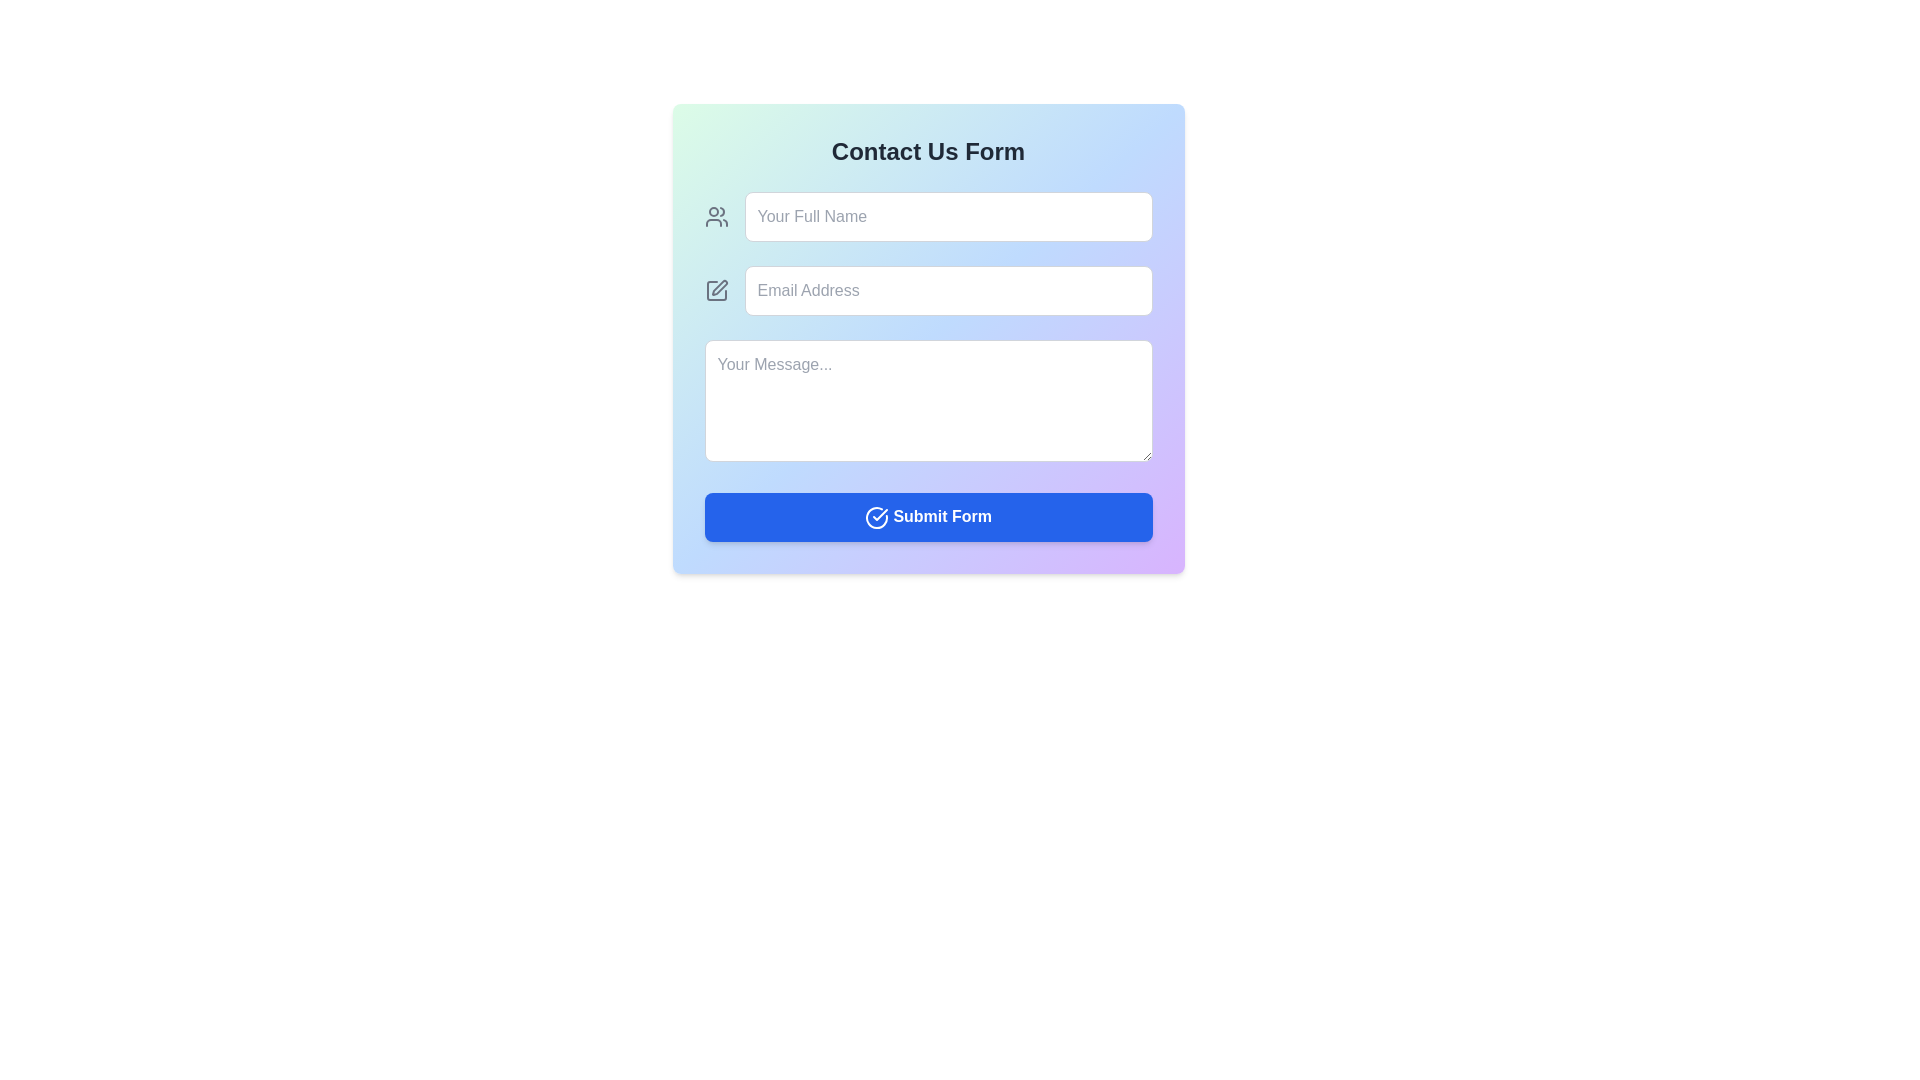 The image size is (1920, 1080). I want to click on the 'Submit Form' button that contains the completion icon, located at the bottom of the form interface, so click(876, 516).